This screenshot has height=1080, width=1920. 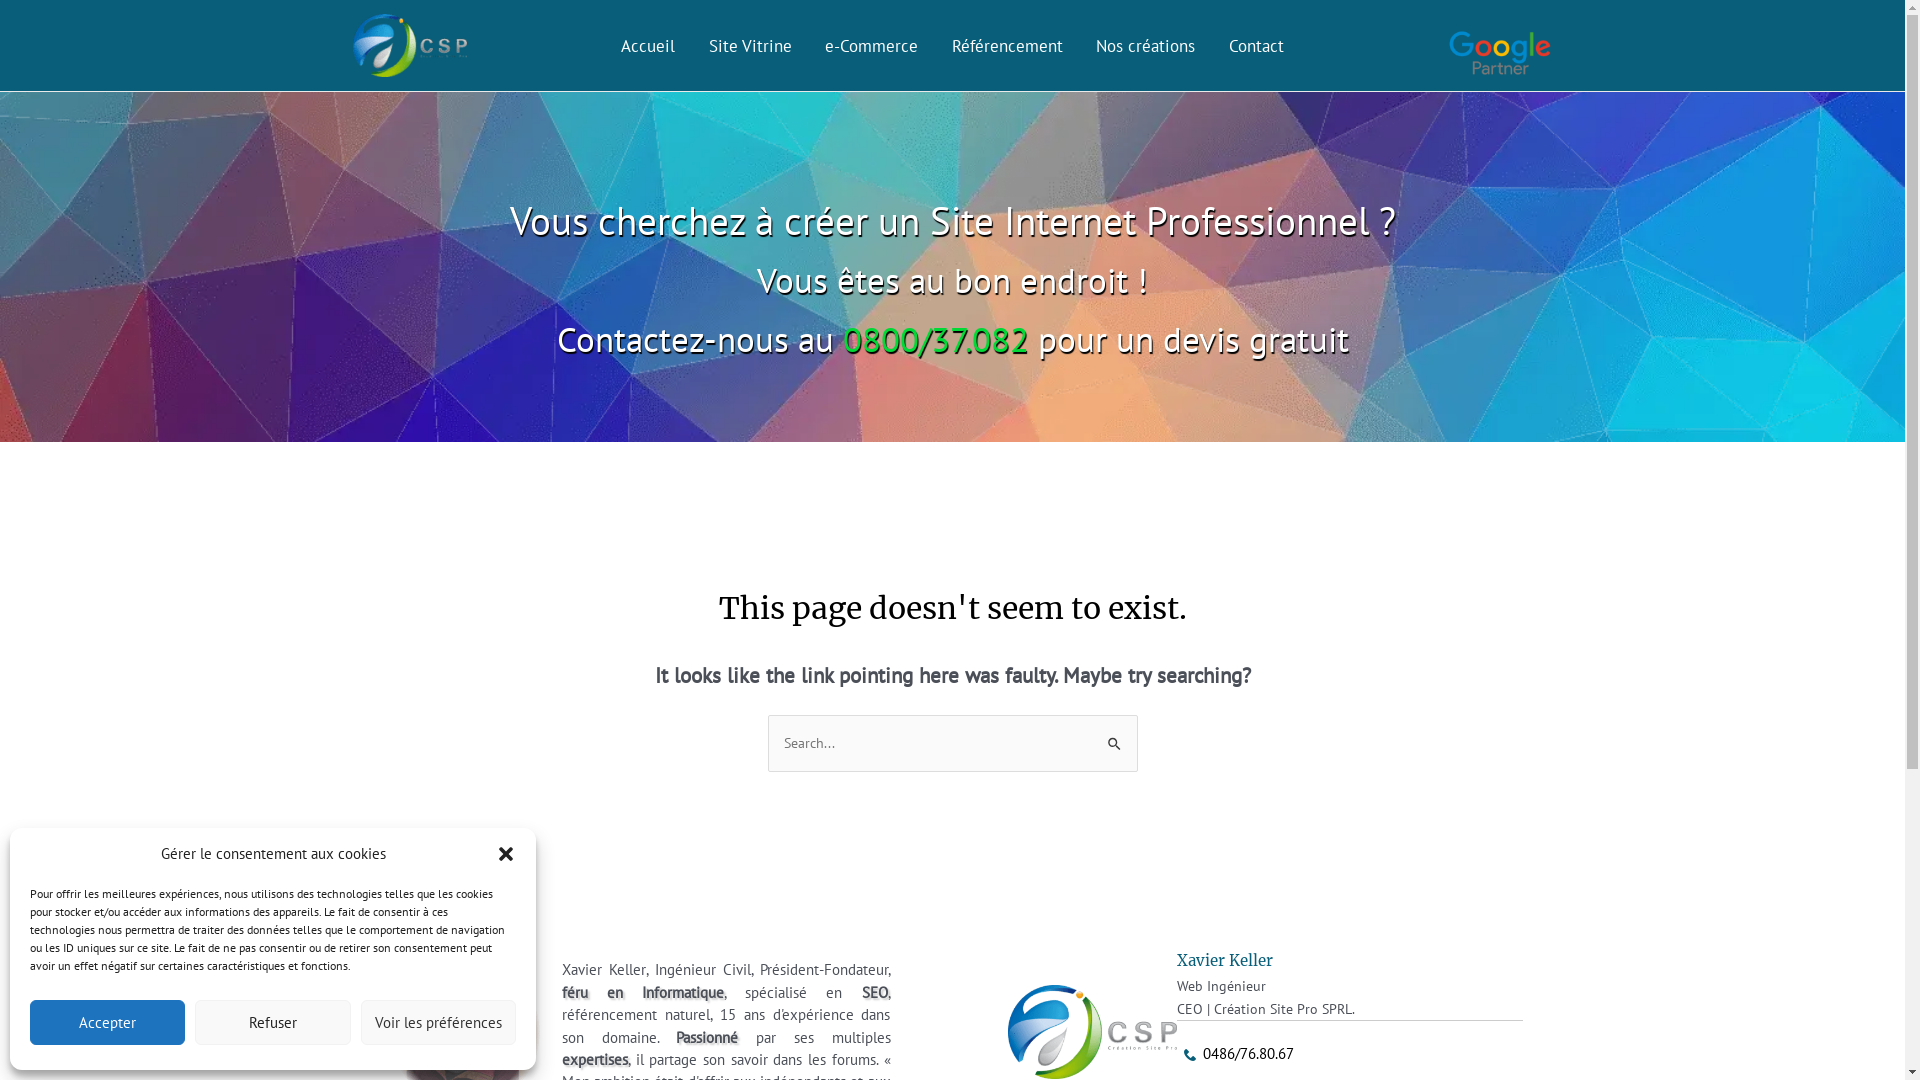 I want to click on 'Search', so click(x=1113, y=735).